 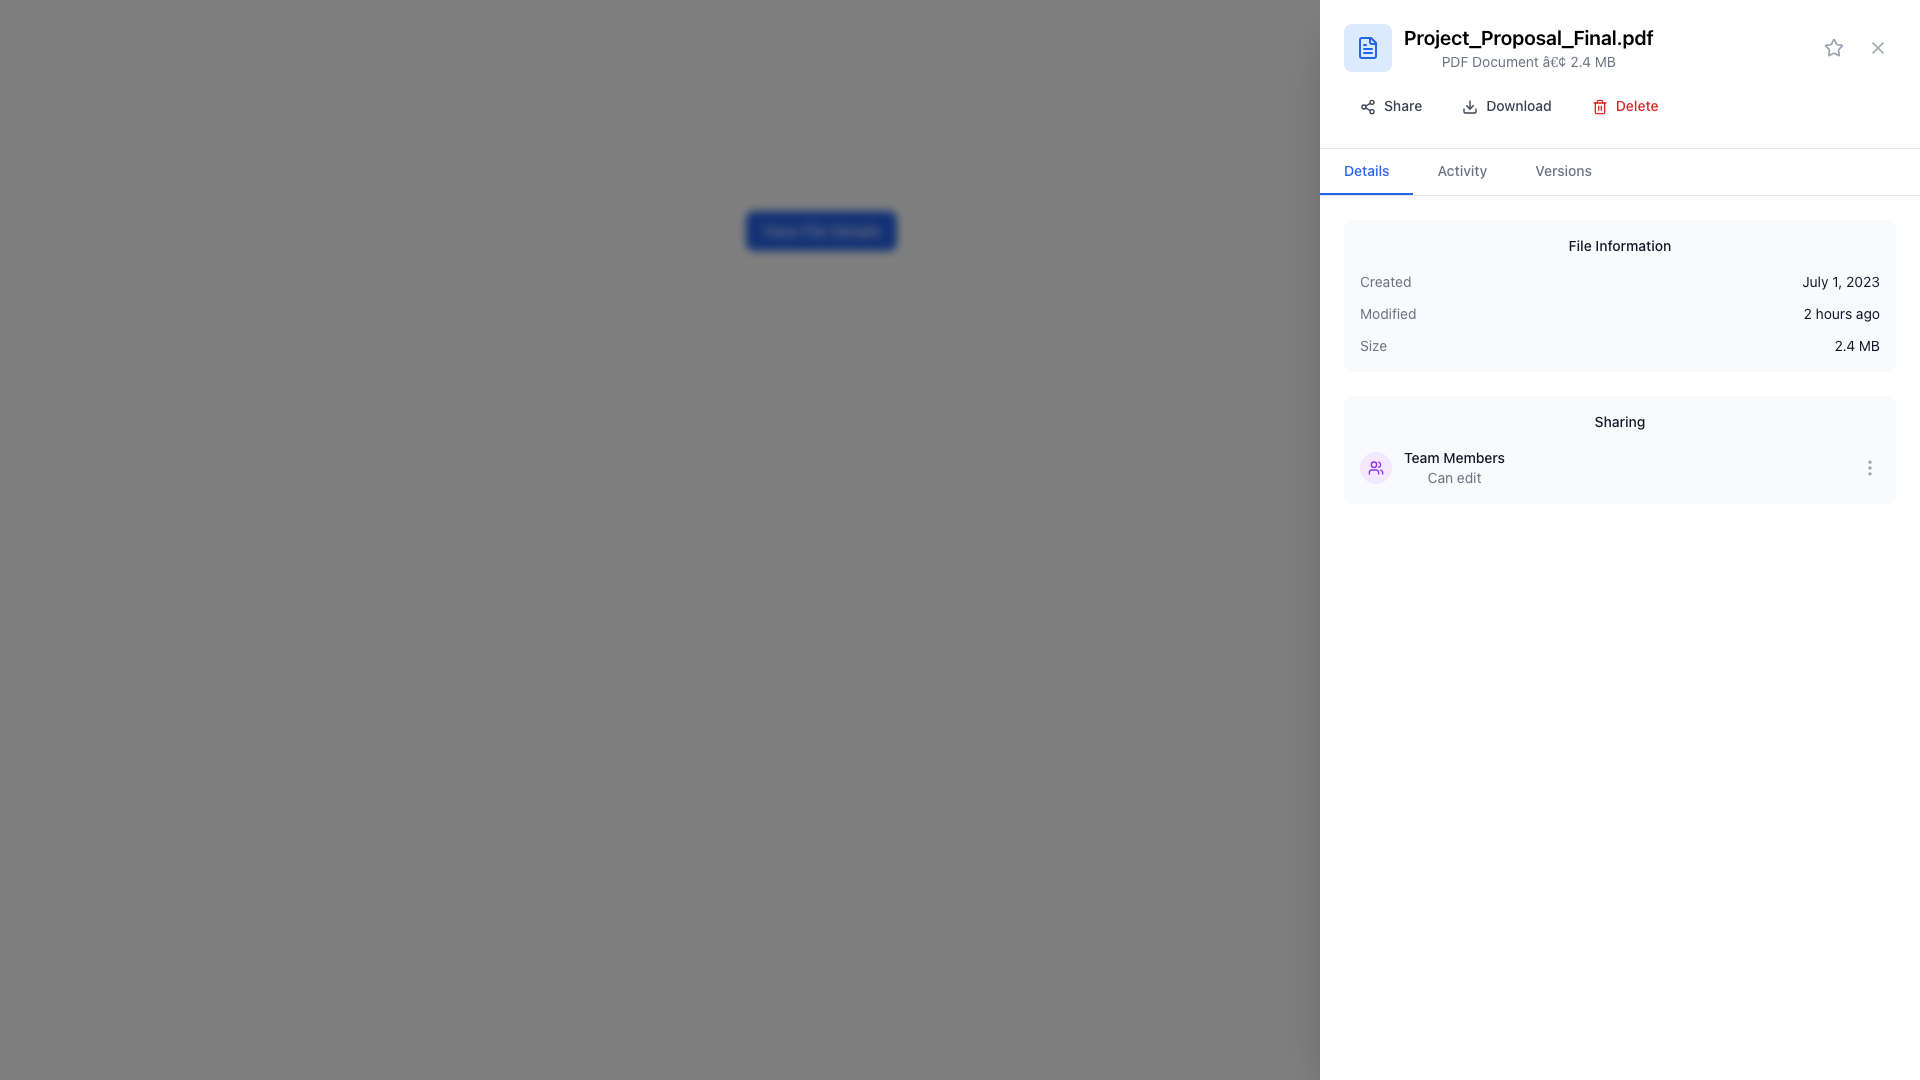 I want to click on the static text label containing 'PDF Document • 2.4 MB', which is located directly underneath the file name 'Project_Proposal_Final.pdf' in the details panel, so click(x=1527, y=60).